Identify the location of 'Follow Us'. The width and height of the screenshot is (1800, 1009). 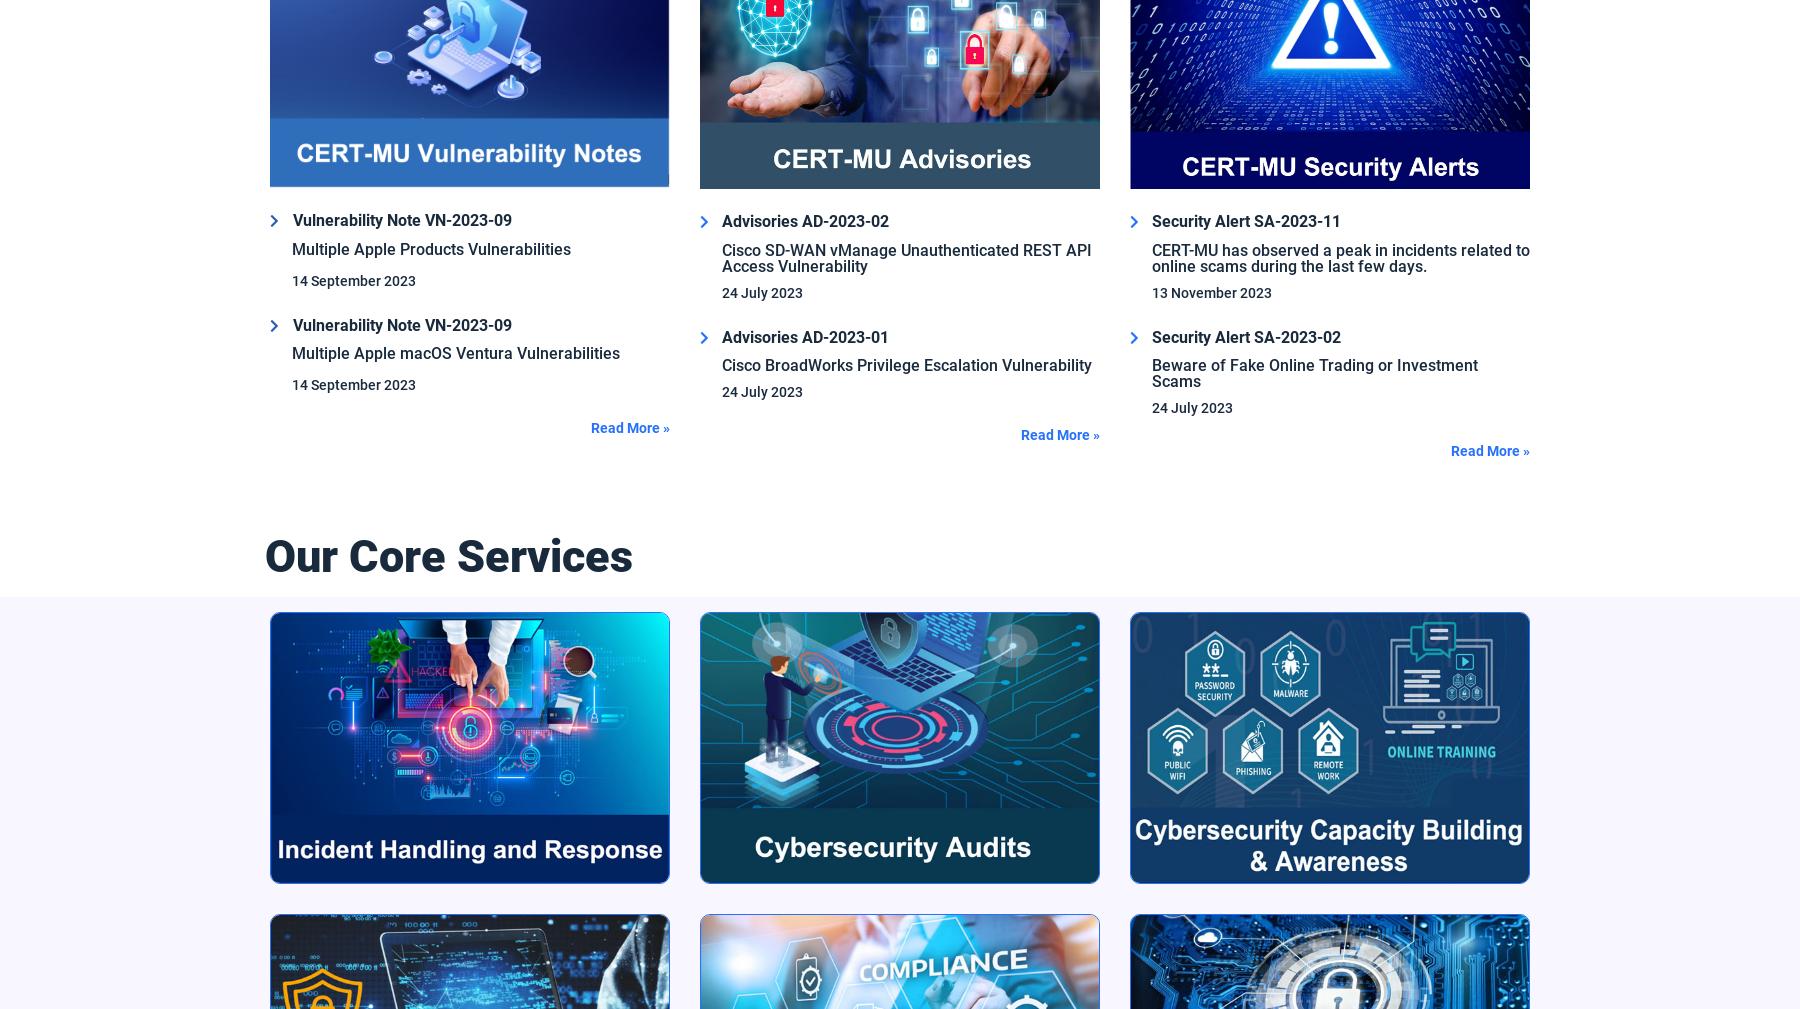
(297, 657).